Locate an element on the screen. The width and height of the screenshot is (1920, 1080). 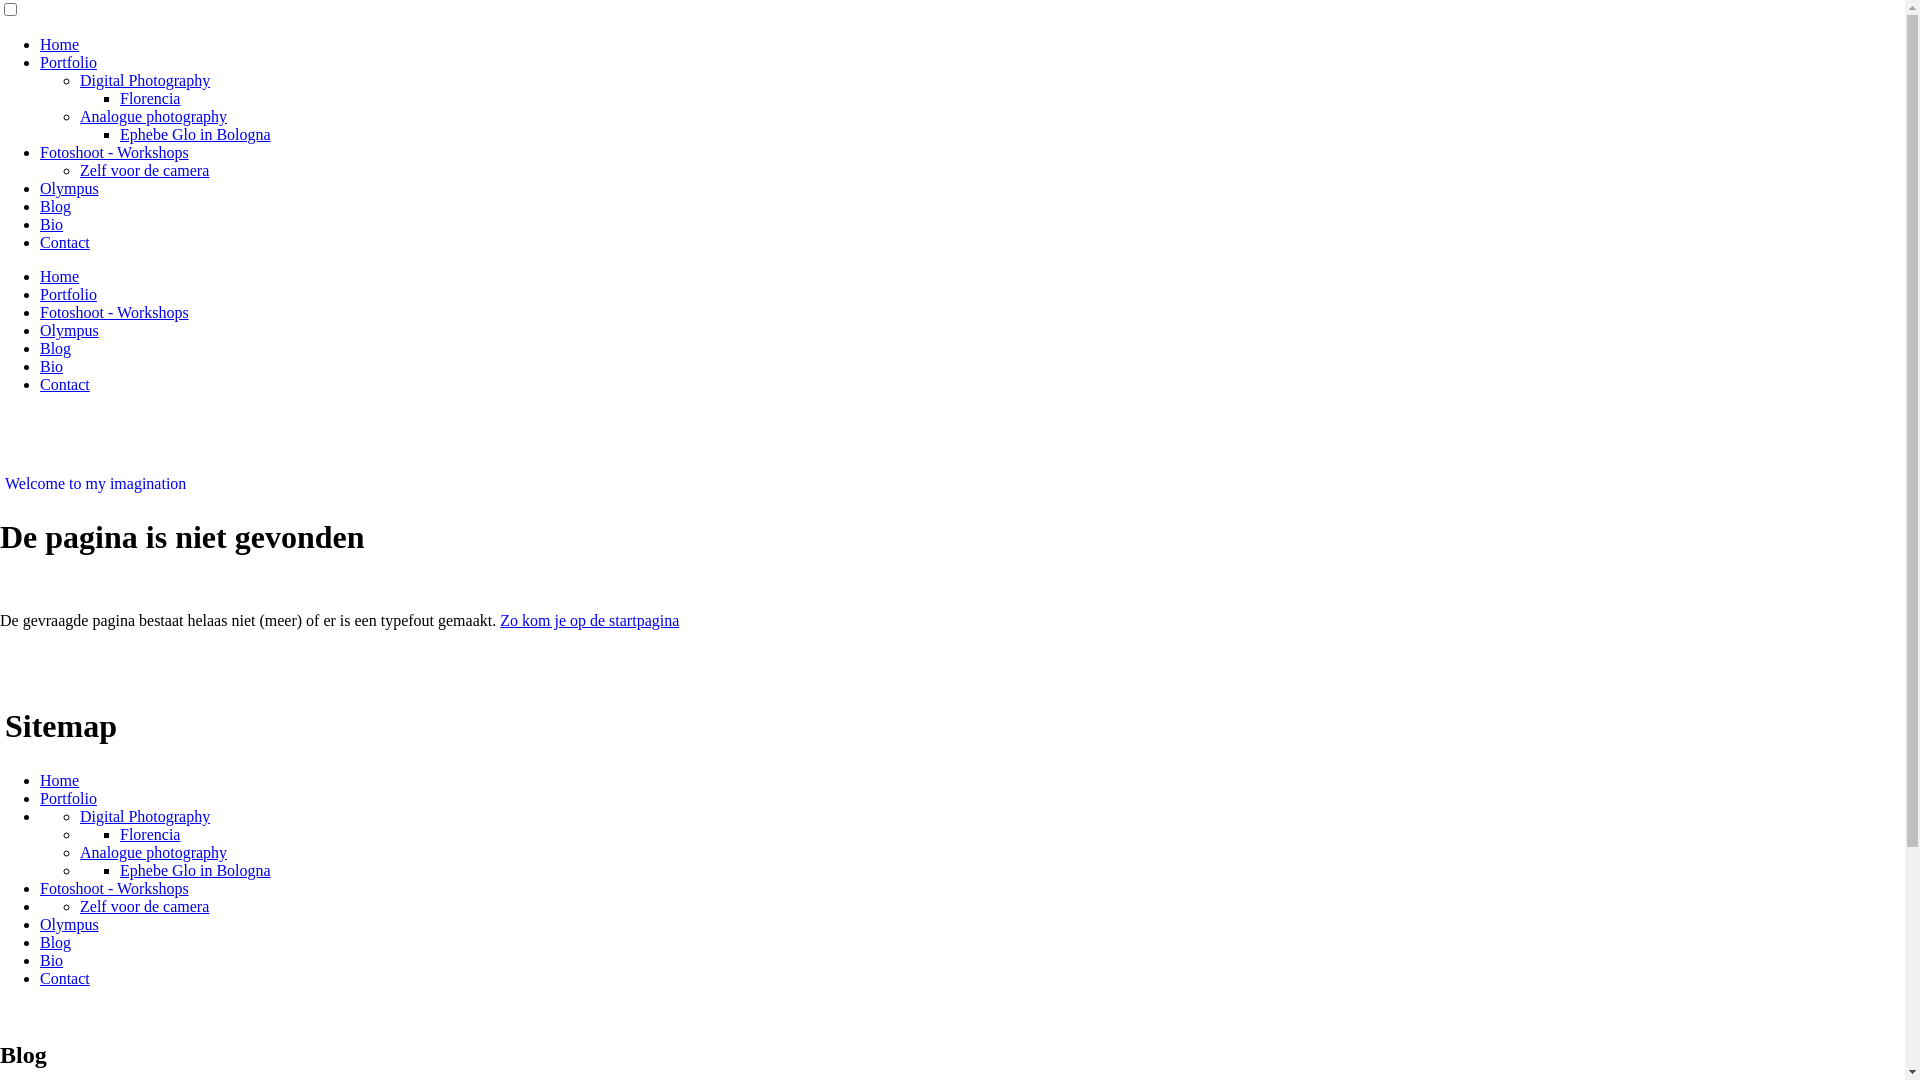
'Welcome to my imagination' is located at coordinates (94, 483).